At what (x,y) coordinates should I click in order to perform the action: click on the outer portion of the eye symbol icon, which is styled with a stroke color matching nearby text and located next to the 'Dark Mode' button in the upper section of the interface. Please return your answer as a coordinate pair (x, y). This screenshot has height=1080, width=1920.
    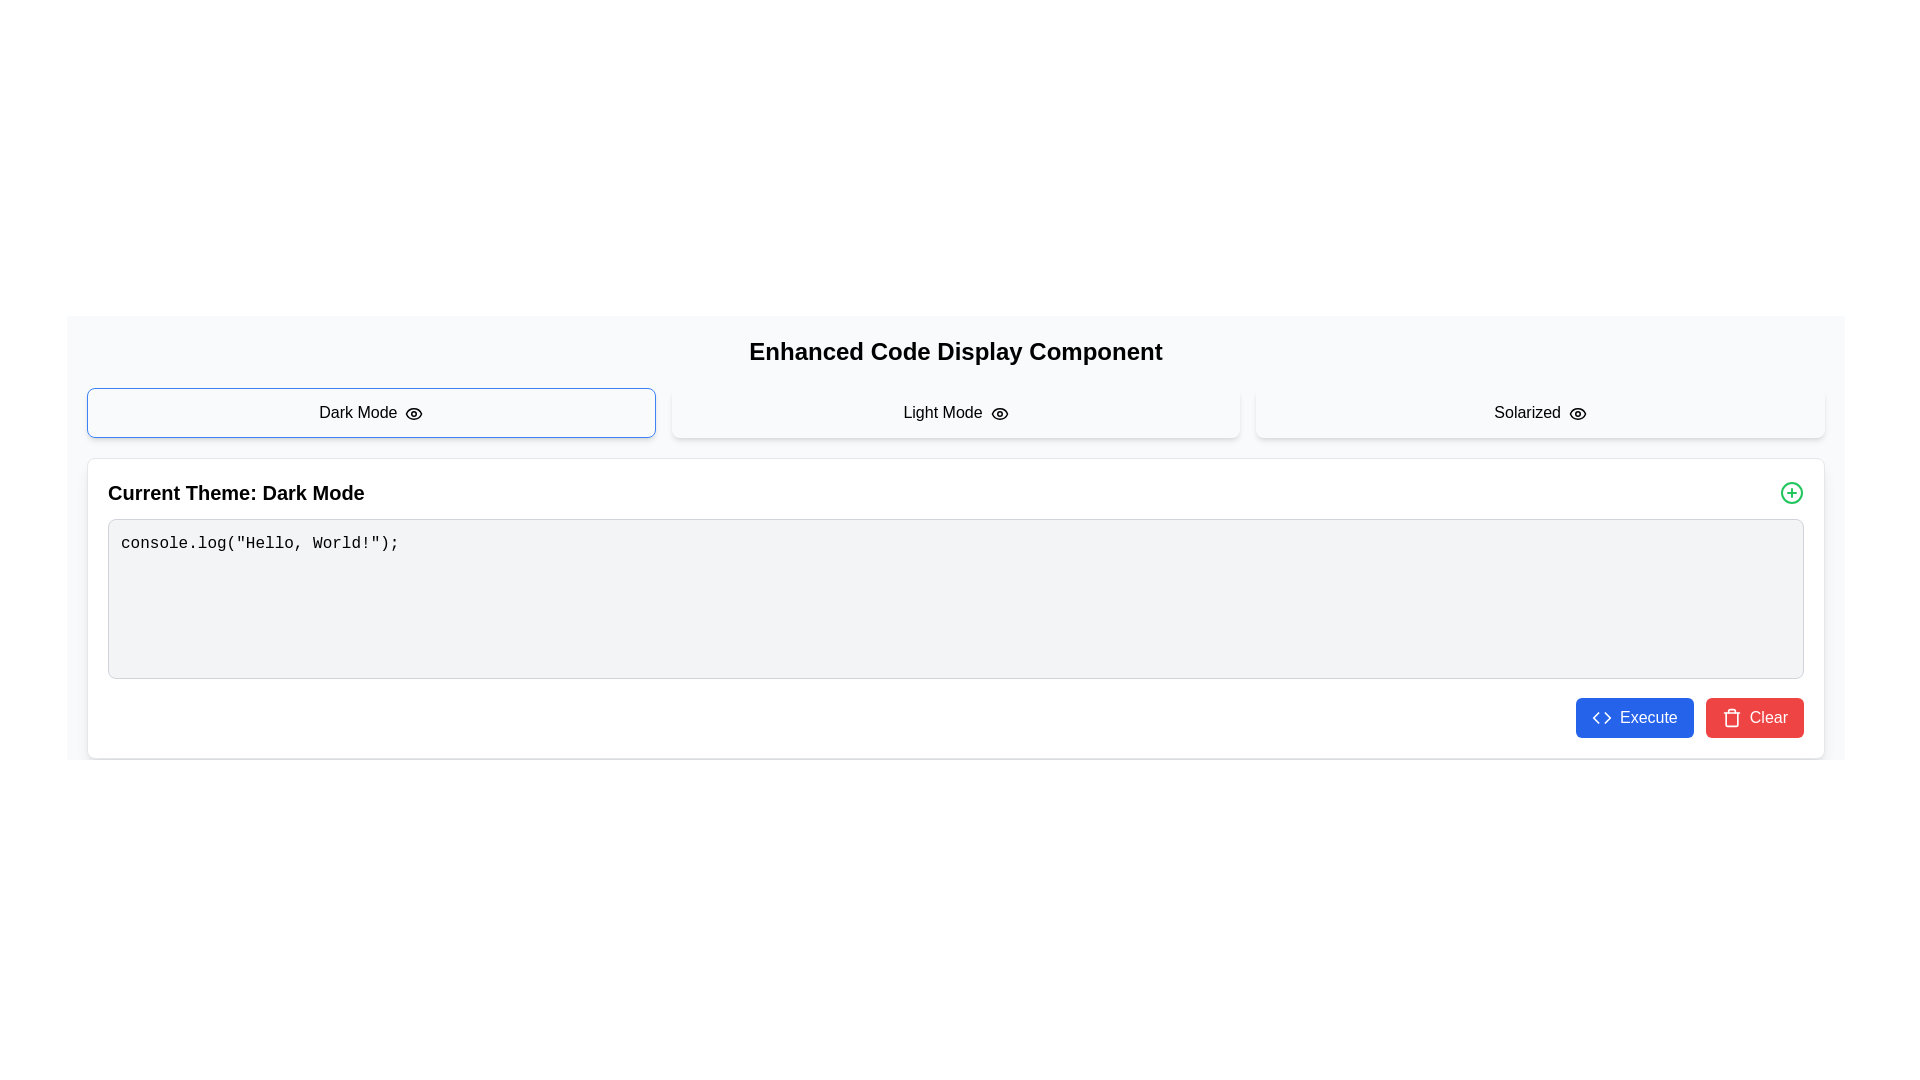
    Looking at the image, I should click on (413, 412).